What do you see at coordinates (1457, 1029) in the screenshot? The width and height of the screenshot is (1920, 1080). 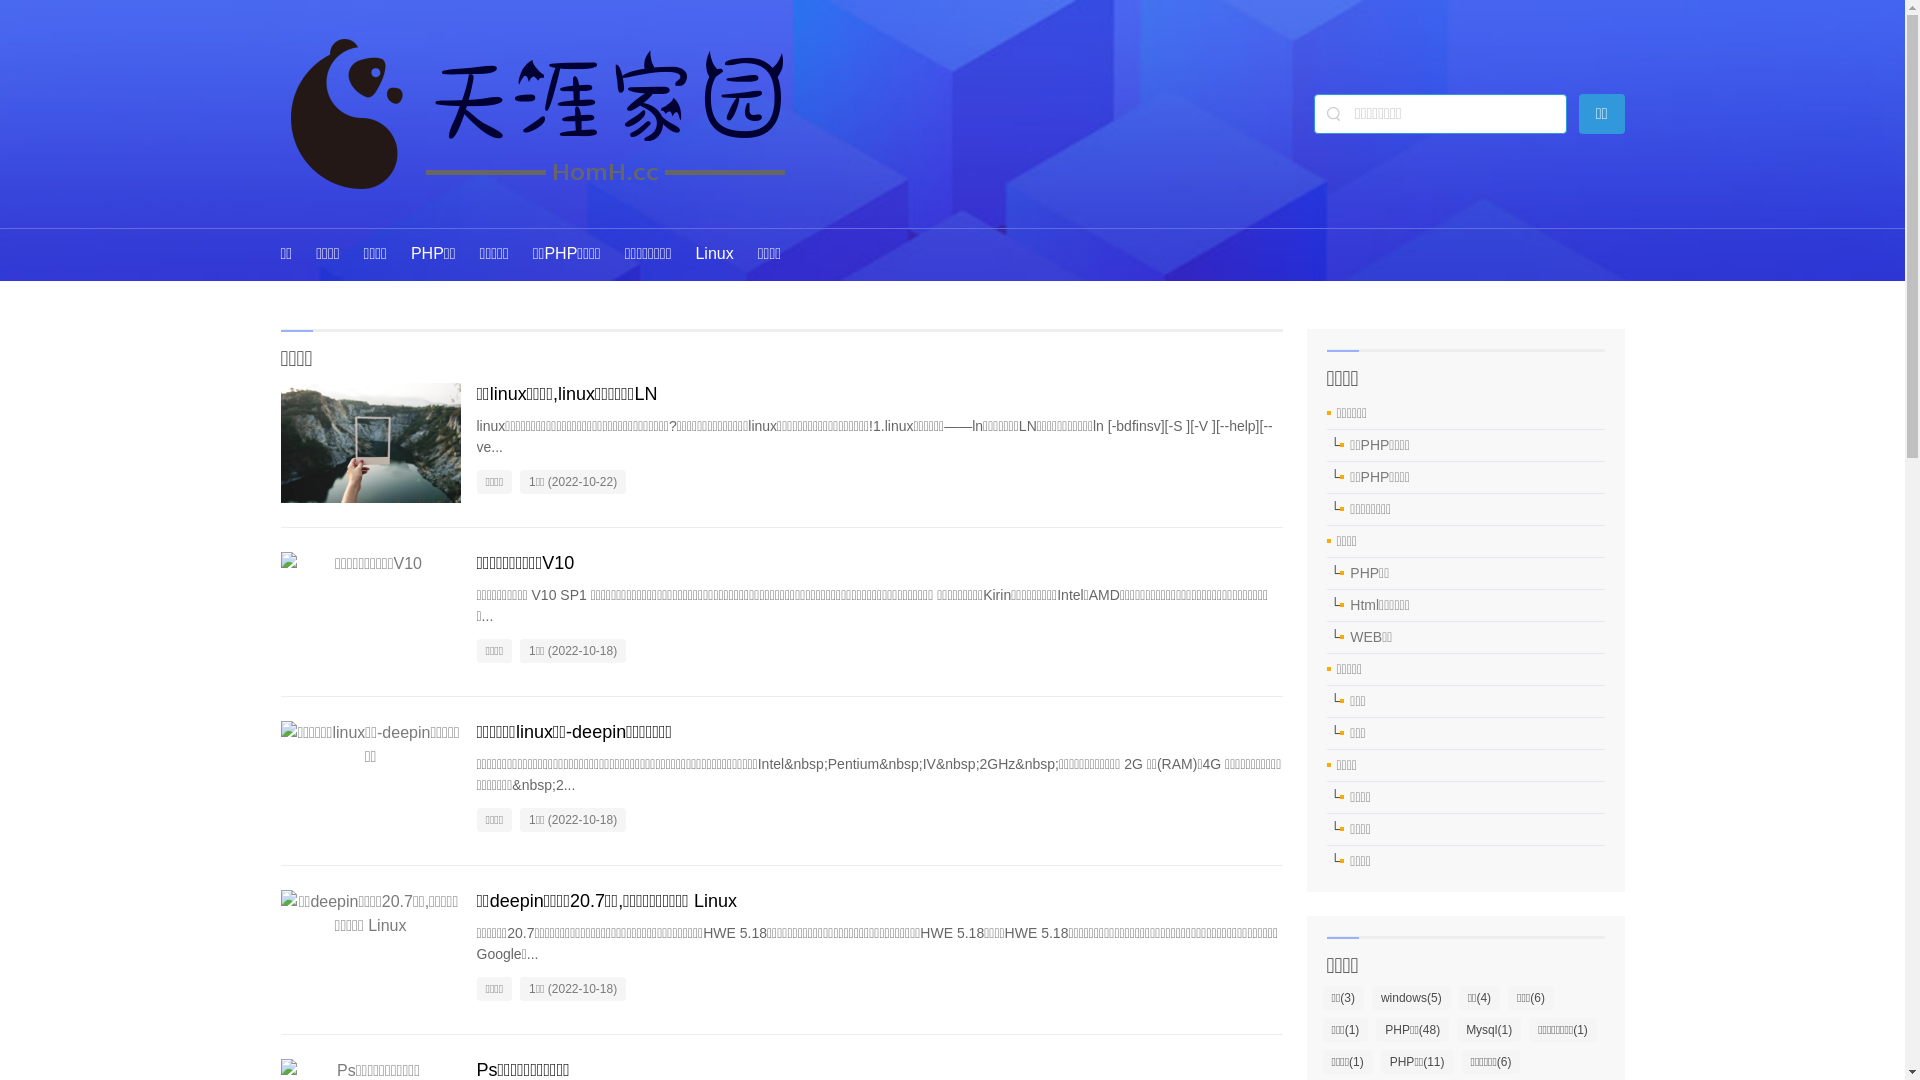 I see `'Mysql` at bounding box center [1457, 1029].